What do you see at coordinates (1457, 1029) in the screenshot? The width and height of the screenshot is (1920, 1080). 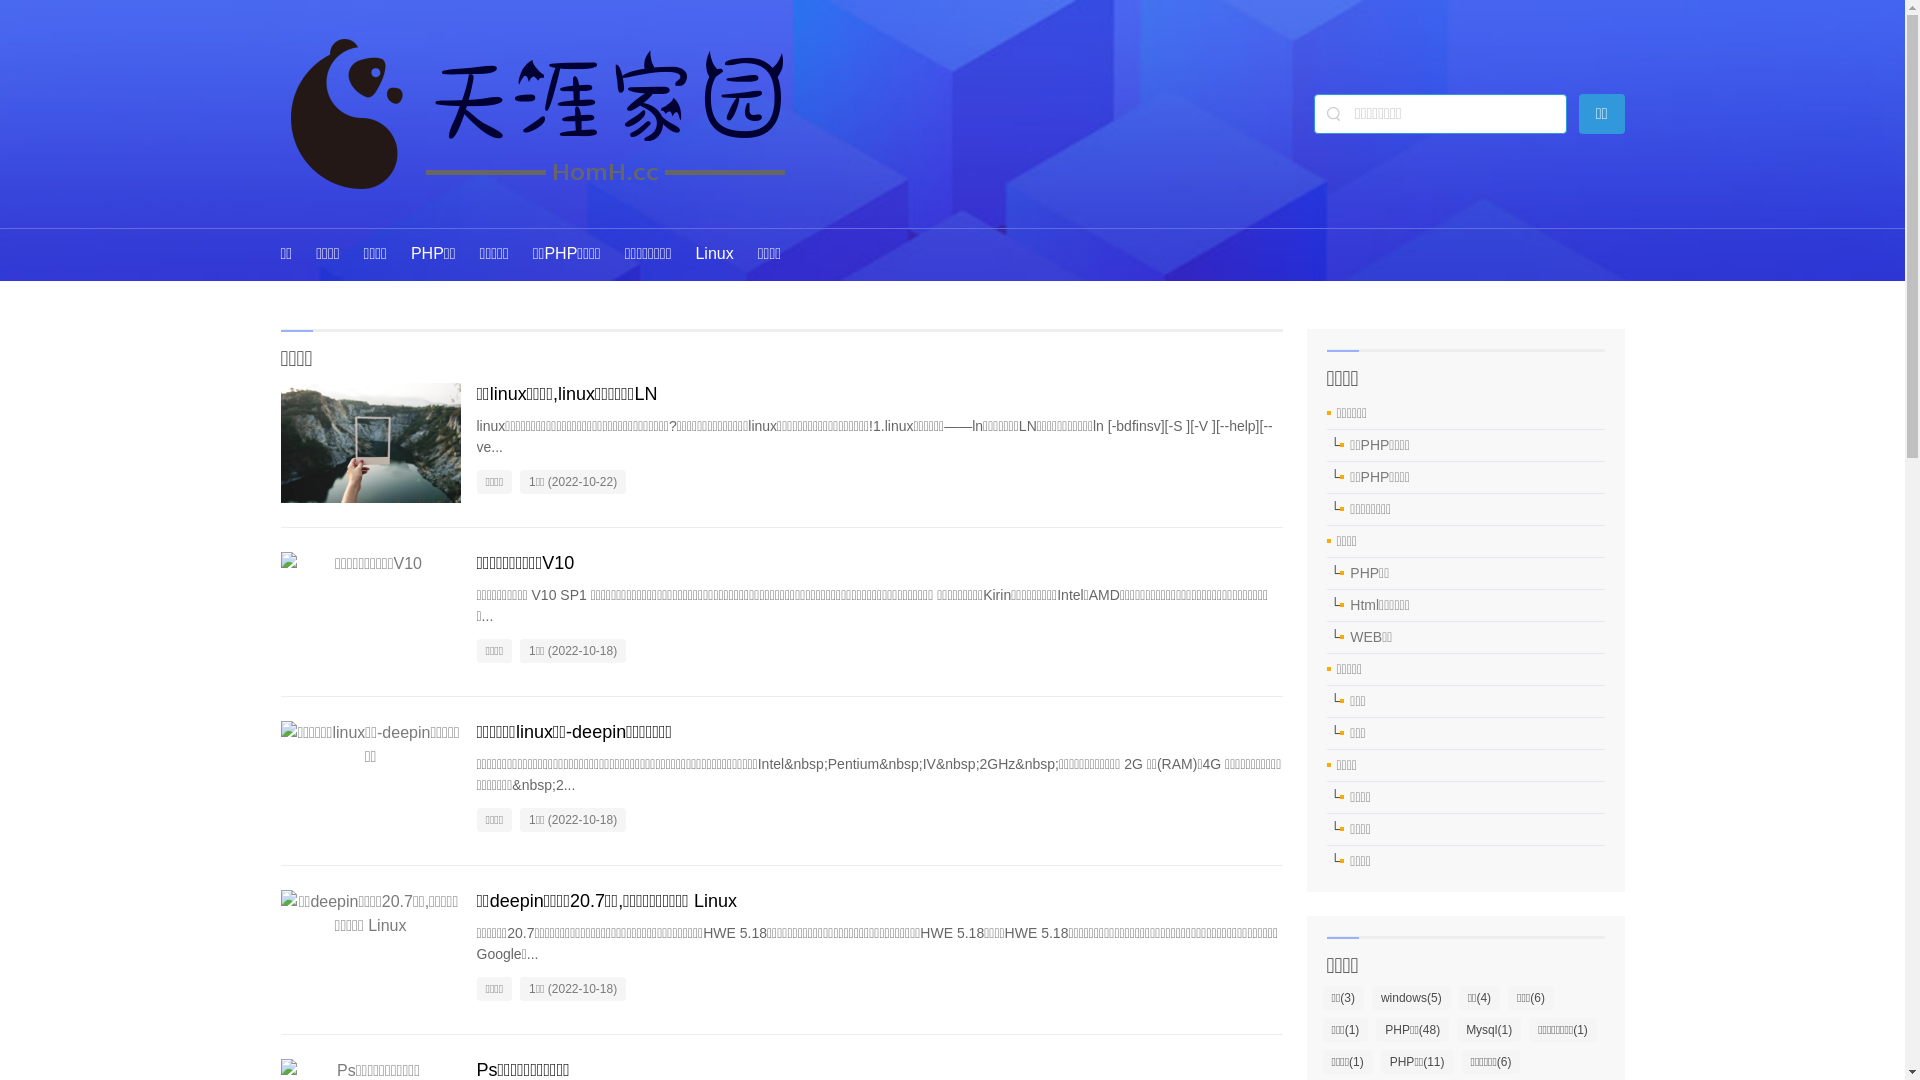 I see `'Mysql` at bounding box center [1457, 1029].